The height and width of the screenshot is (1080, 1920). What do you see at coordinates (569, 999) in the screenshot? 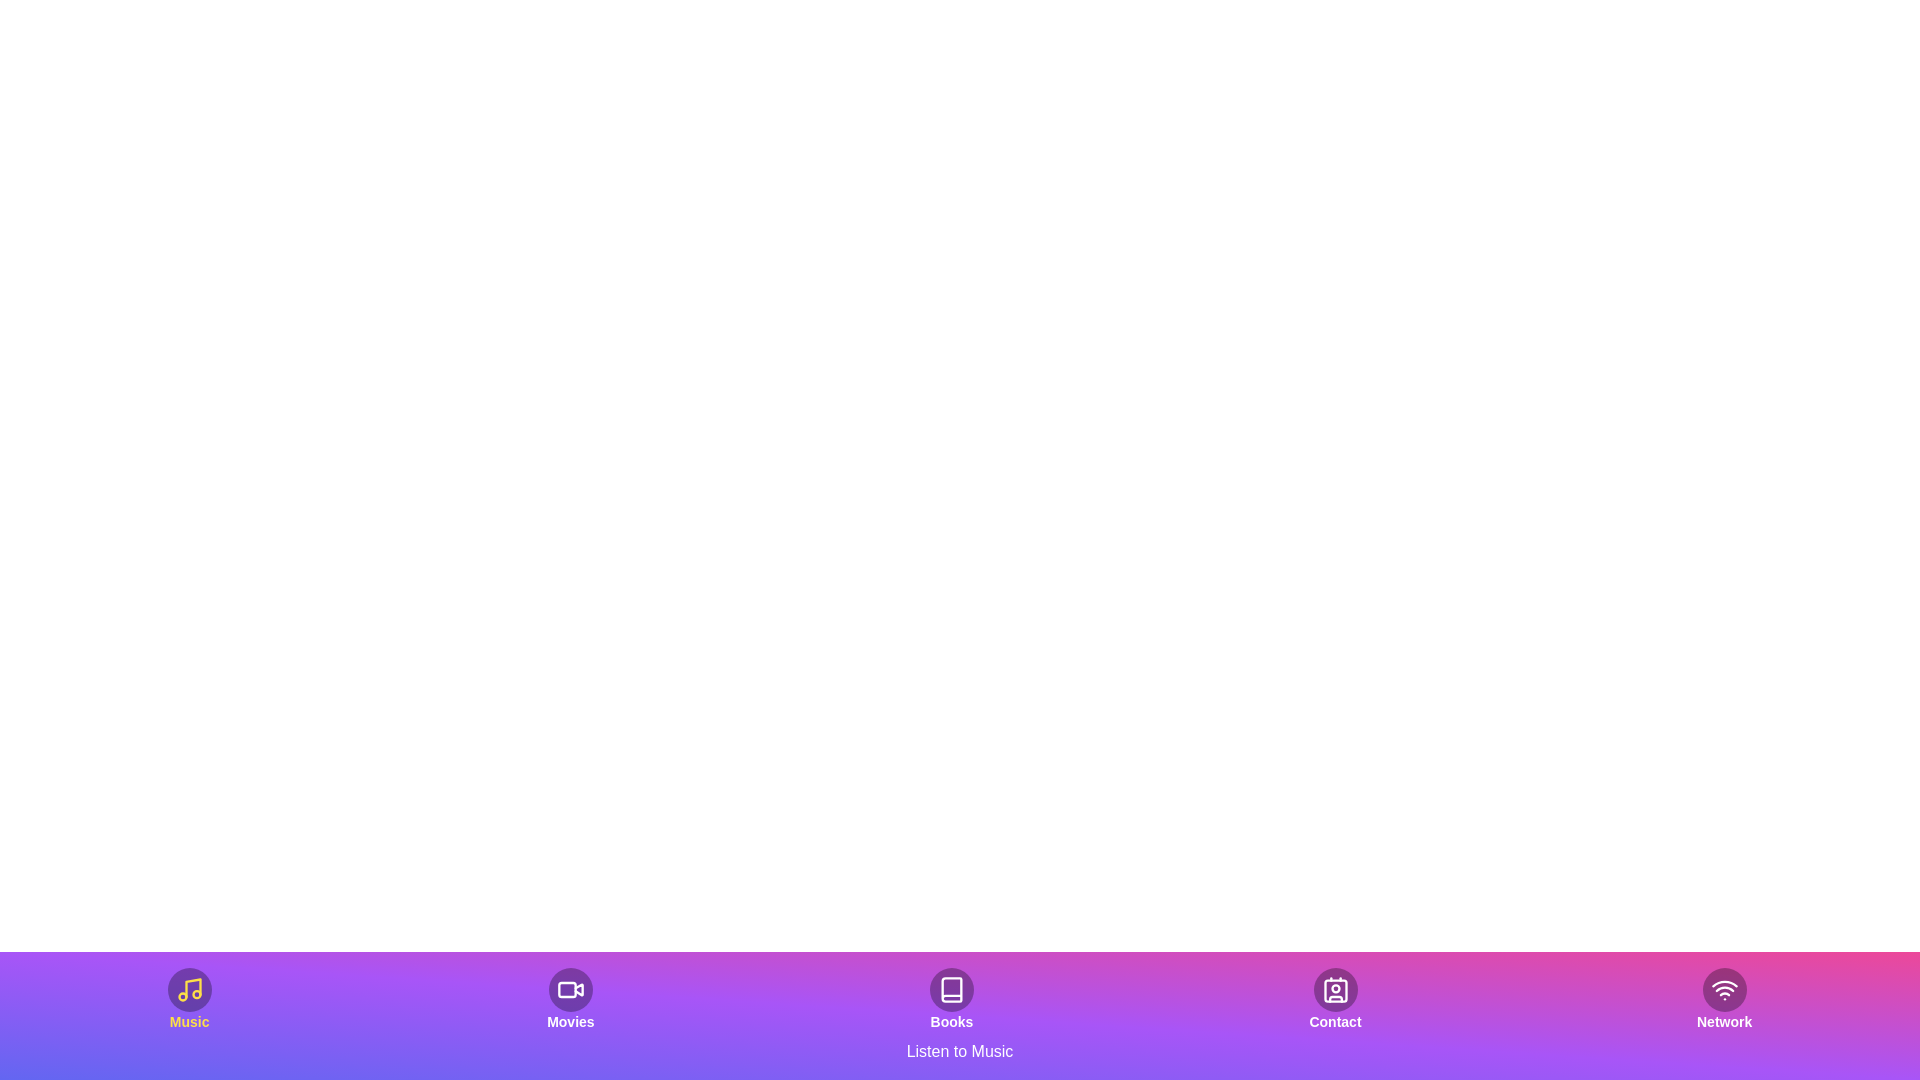
I see `the Movies tab` at bounding box center [569, 999].